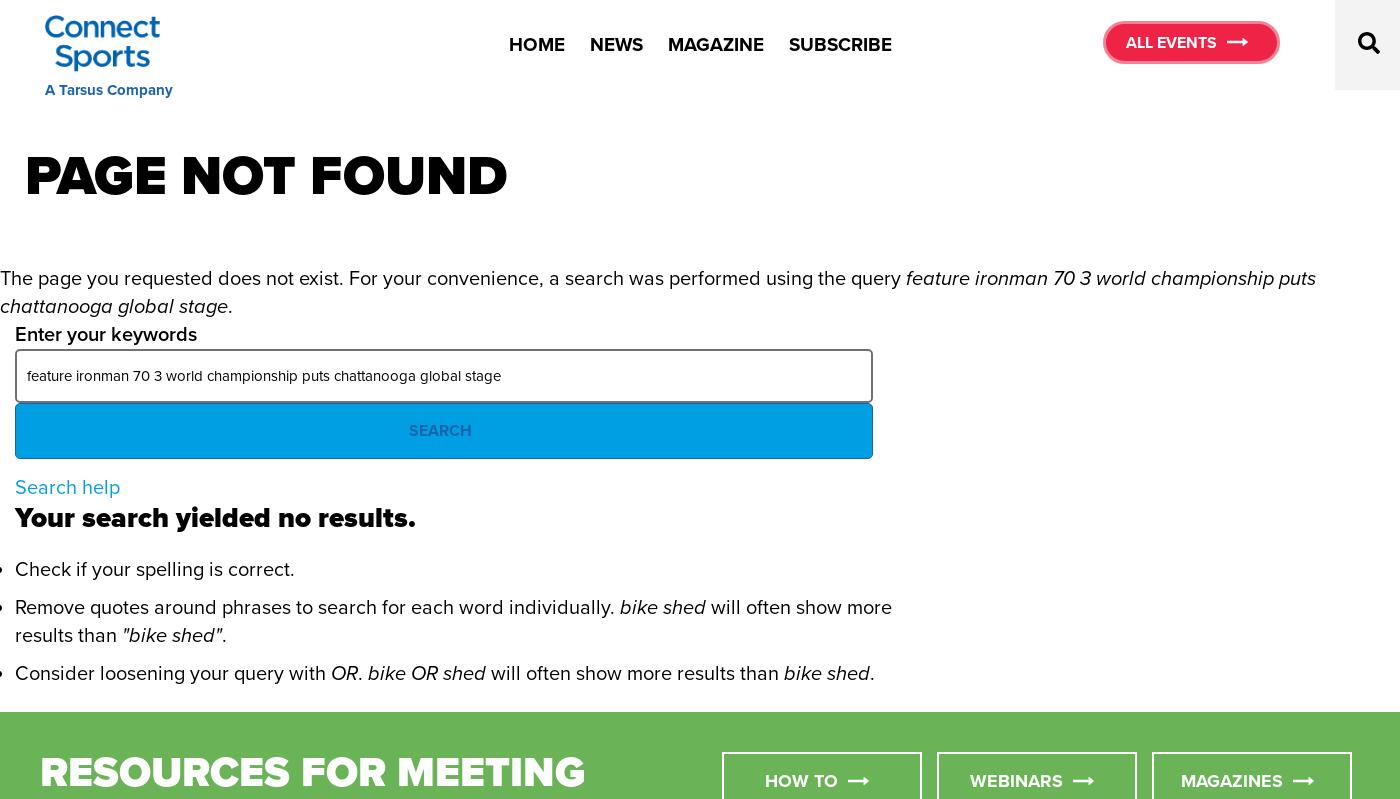  What do you see at coordinates (344, 671) in the screenshot?
I see `'OR'` at bounding box center [344, 671].